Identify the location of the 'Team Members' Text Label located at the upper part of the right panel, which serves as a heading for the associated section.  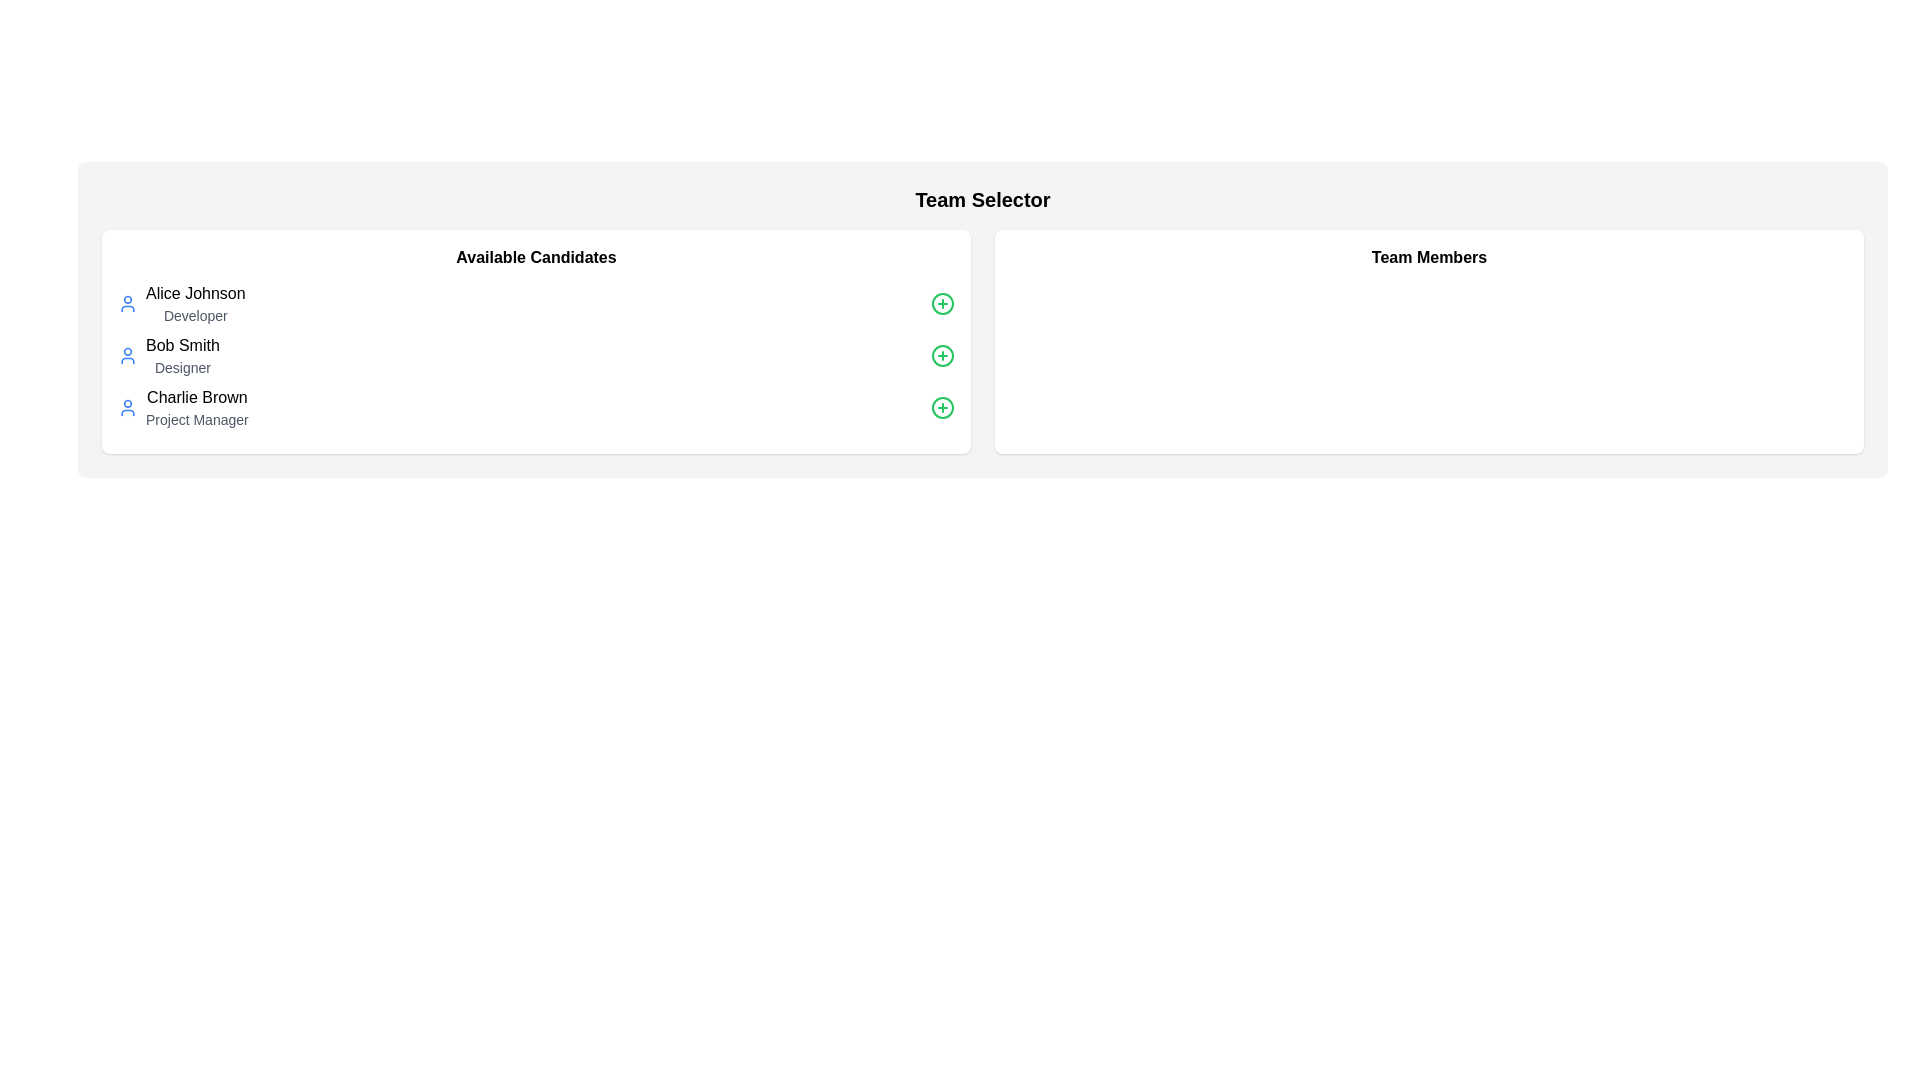
(1428, 257).